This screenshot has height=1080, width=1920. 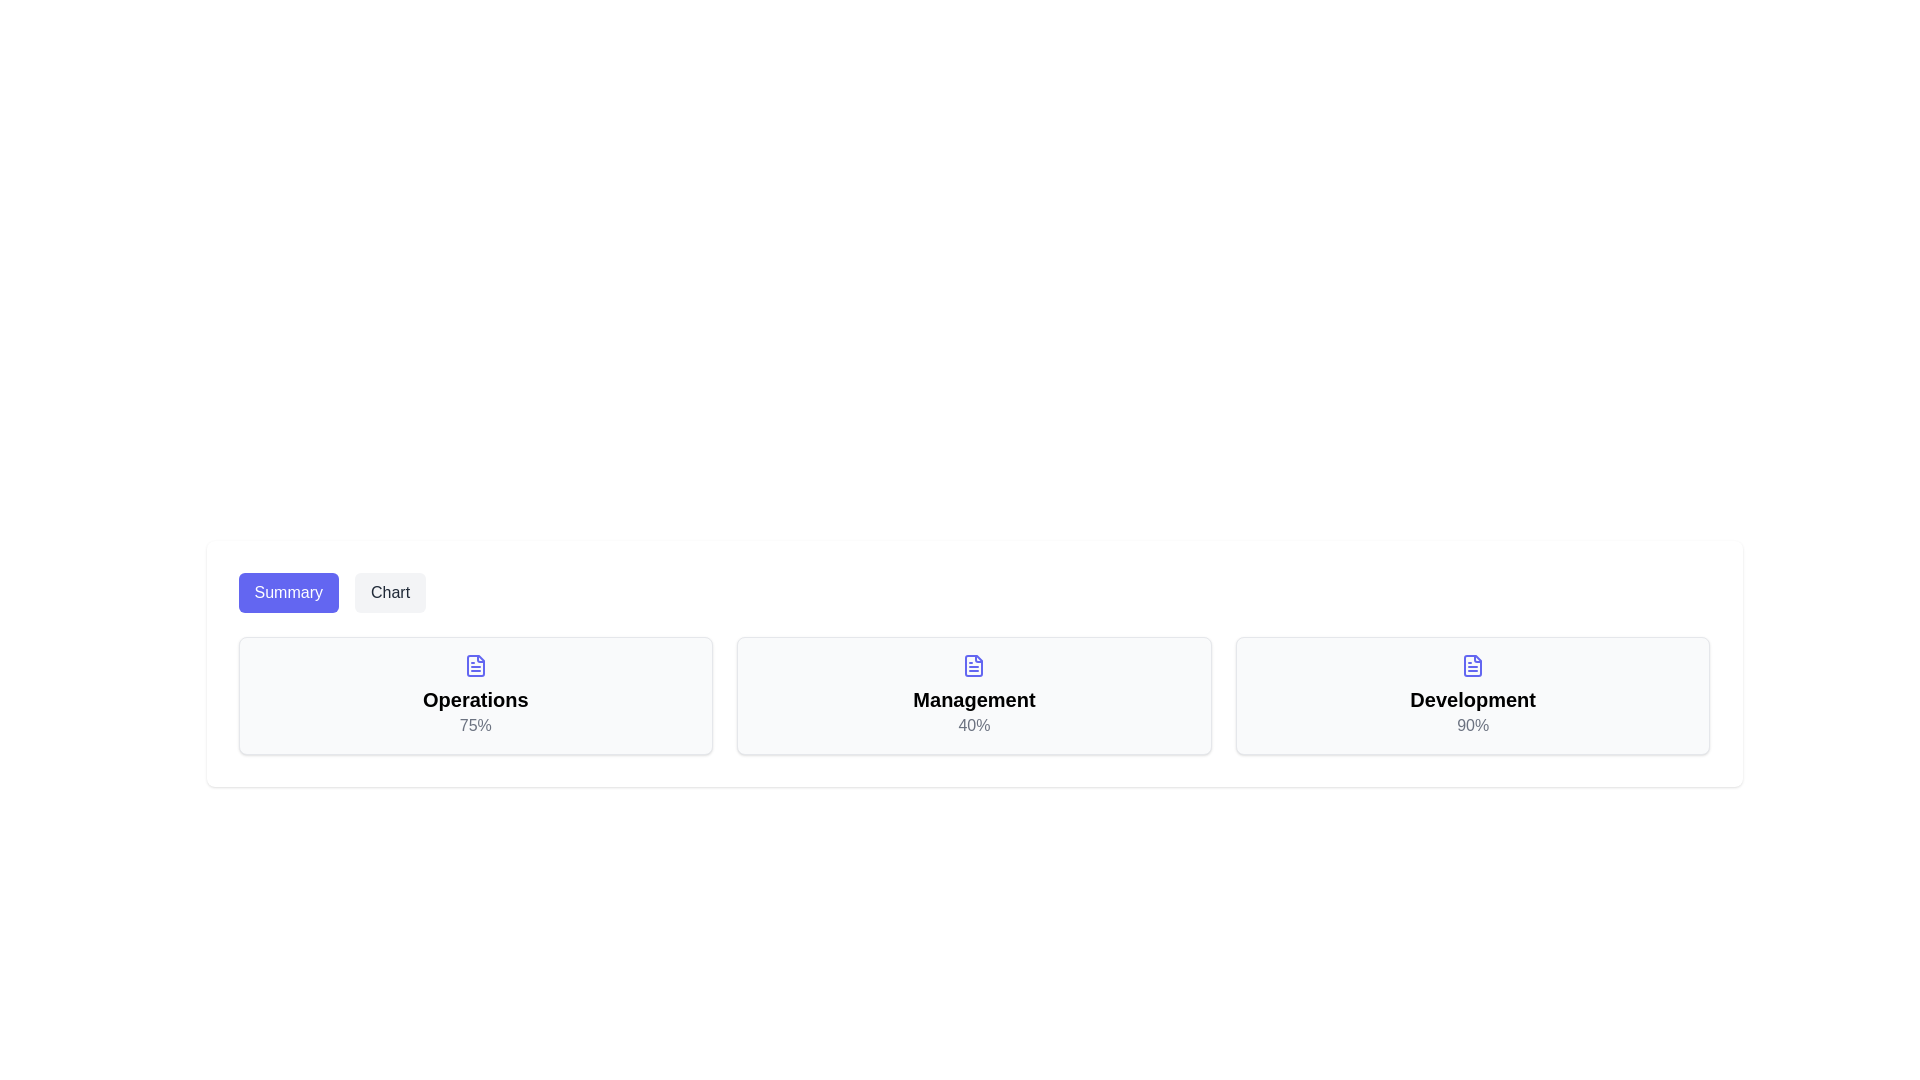 What do you see at coordinates (974, 725) in the screenshot?
I see `the gray text indicating a percentage value located at the bottom of the 'Management' card` at bounding box center [974, 725].